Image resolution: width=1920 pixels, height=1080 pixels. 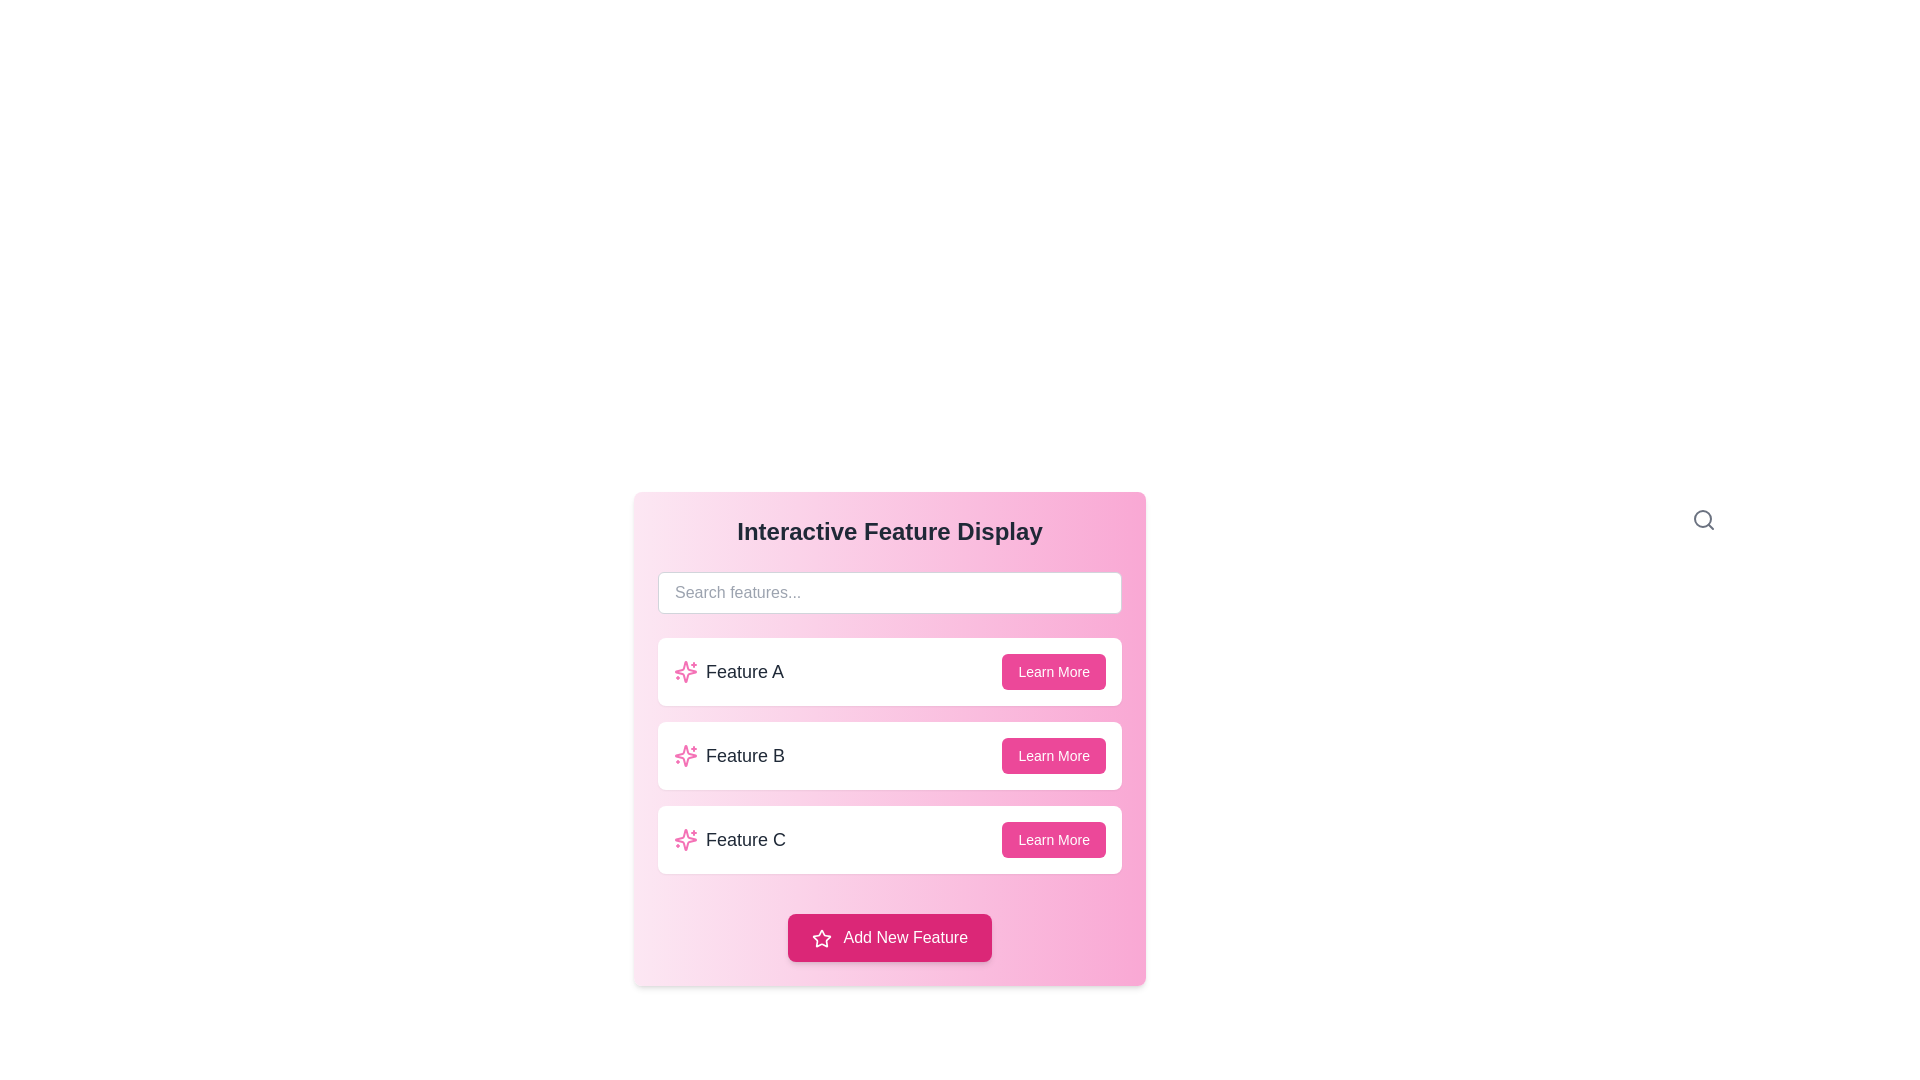 I want to click on the text label displaying 'Feature B', which is located in the second row of the feature list, positioned between a pink sparkle icon and a 'Learn More' button, so click(x=728, y=756).